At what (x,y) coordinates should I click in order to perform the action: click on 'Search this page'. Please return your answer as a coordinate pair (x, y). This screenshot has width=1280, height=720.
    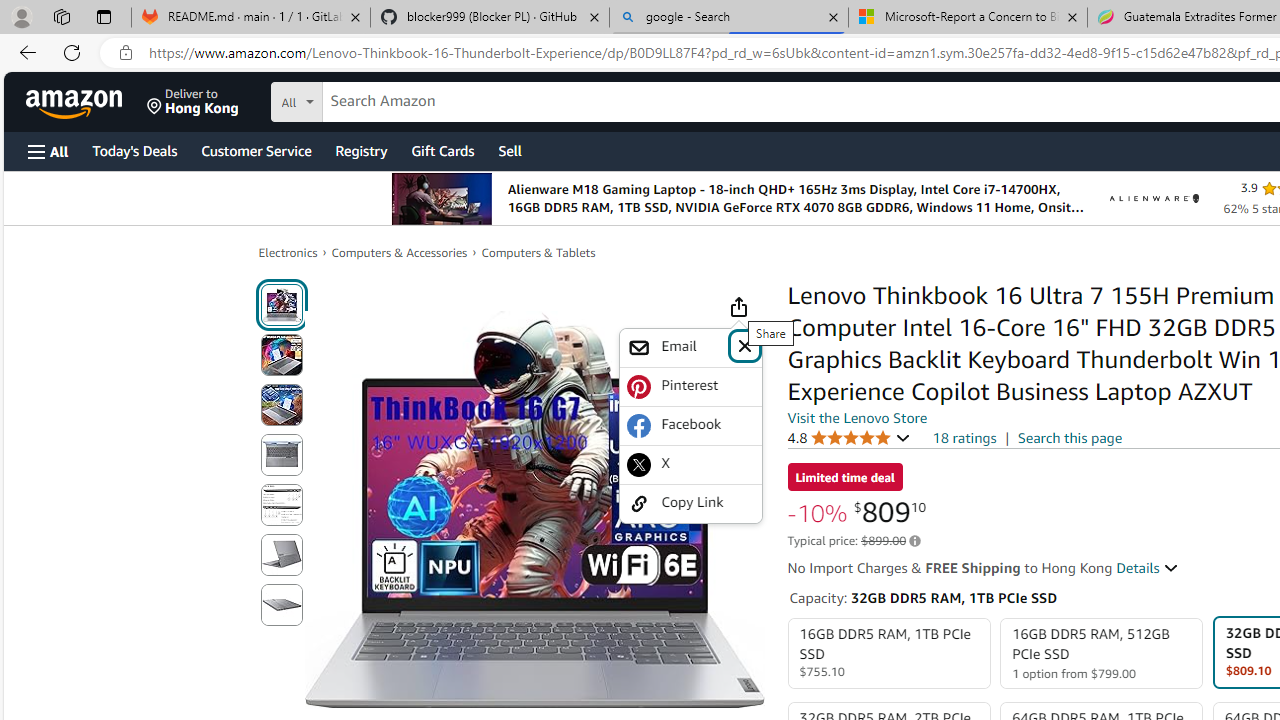
    Looking at the image, I should click on (1069, 436).